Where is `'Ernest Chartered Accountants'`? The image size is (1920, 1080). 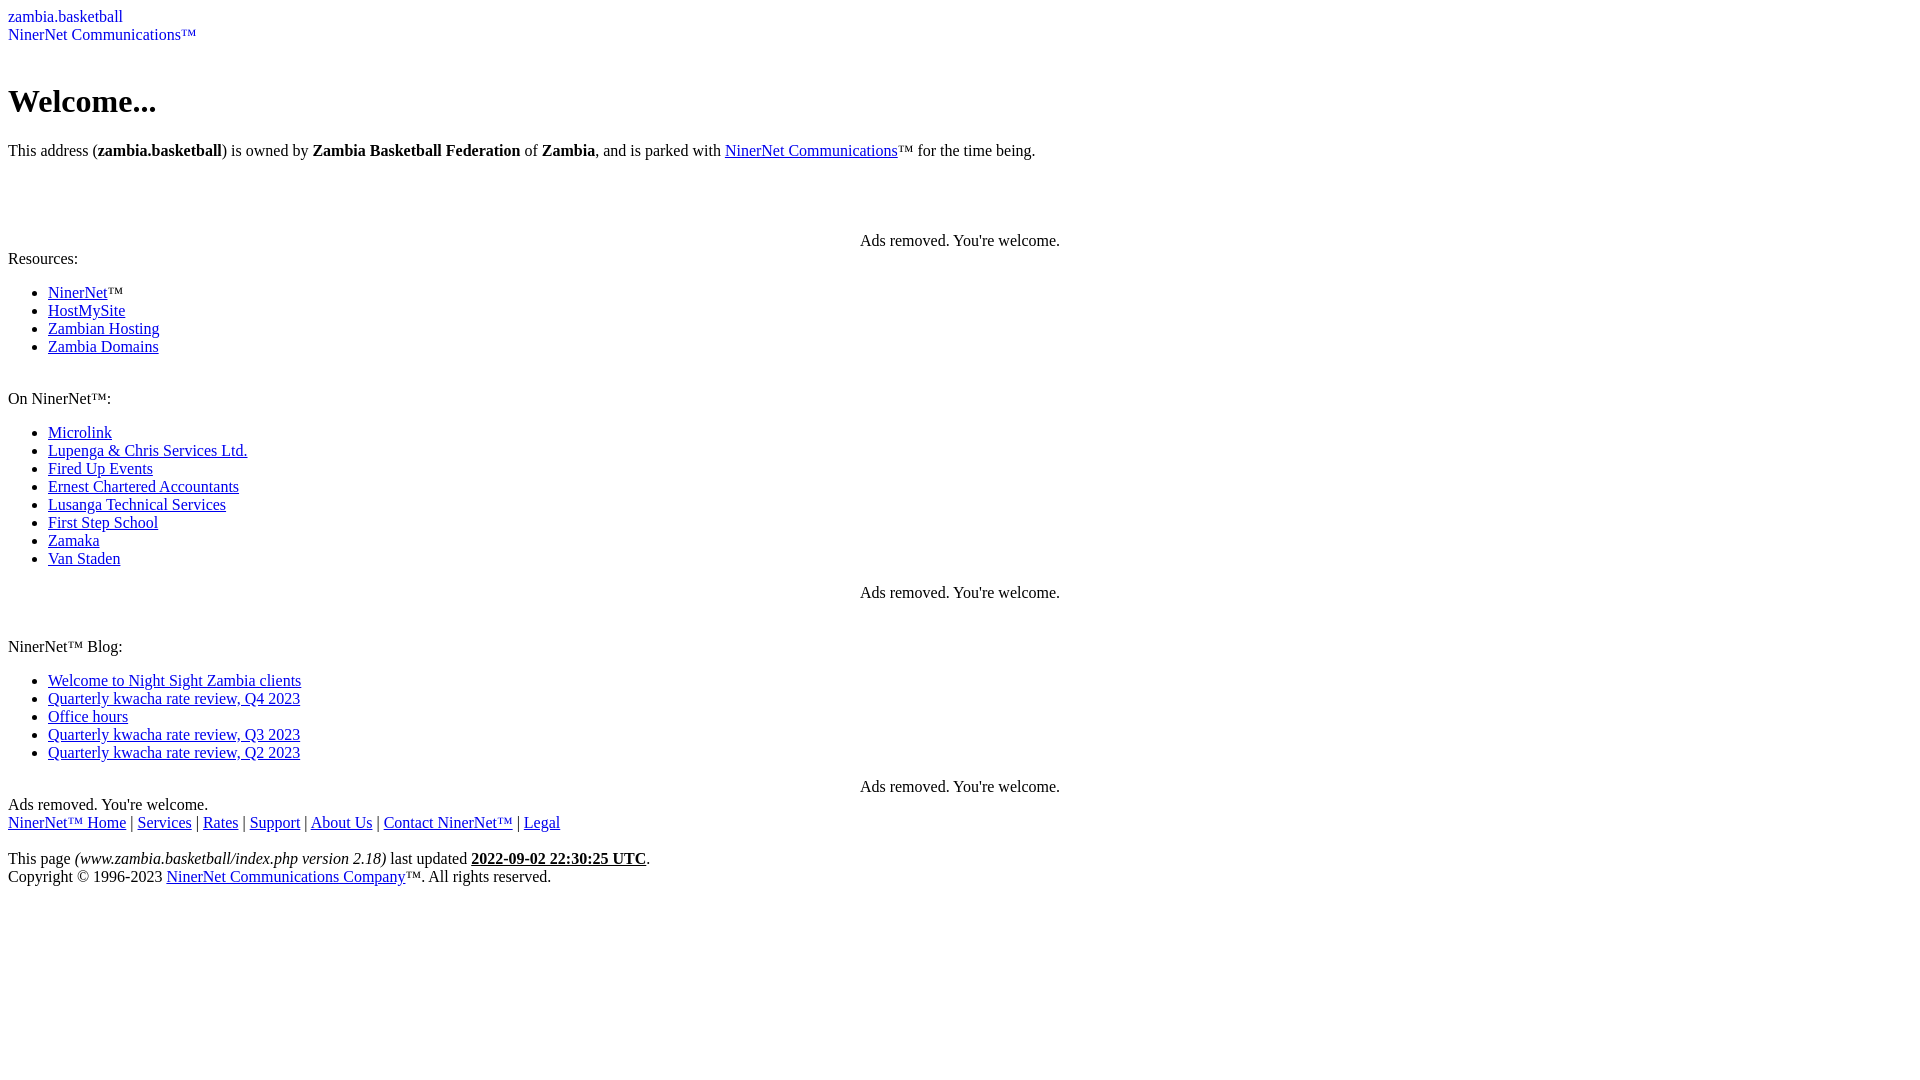 'Ernest Chartered Accountants' is located at coordinates (142, 486).